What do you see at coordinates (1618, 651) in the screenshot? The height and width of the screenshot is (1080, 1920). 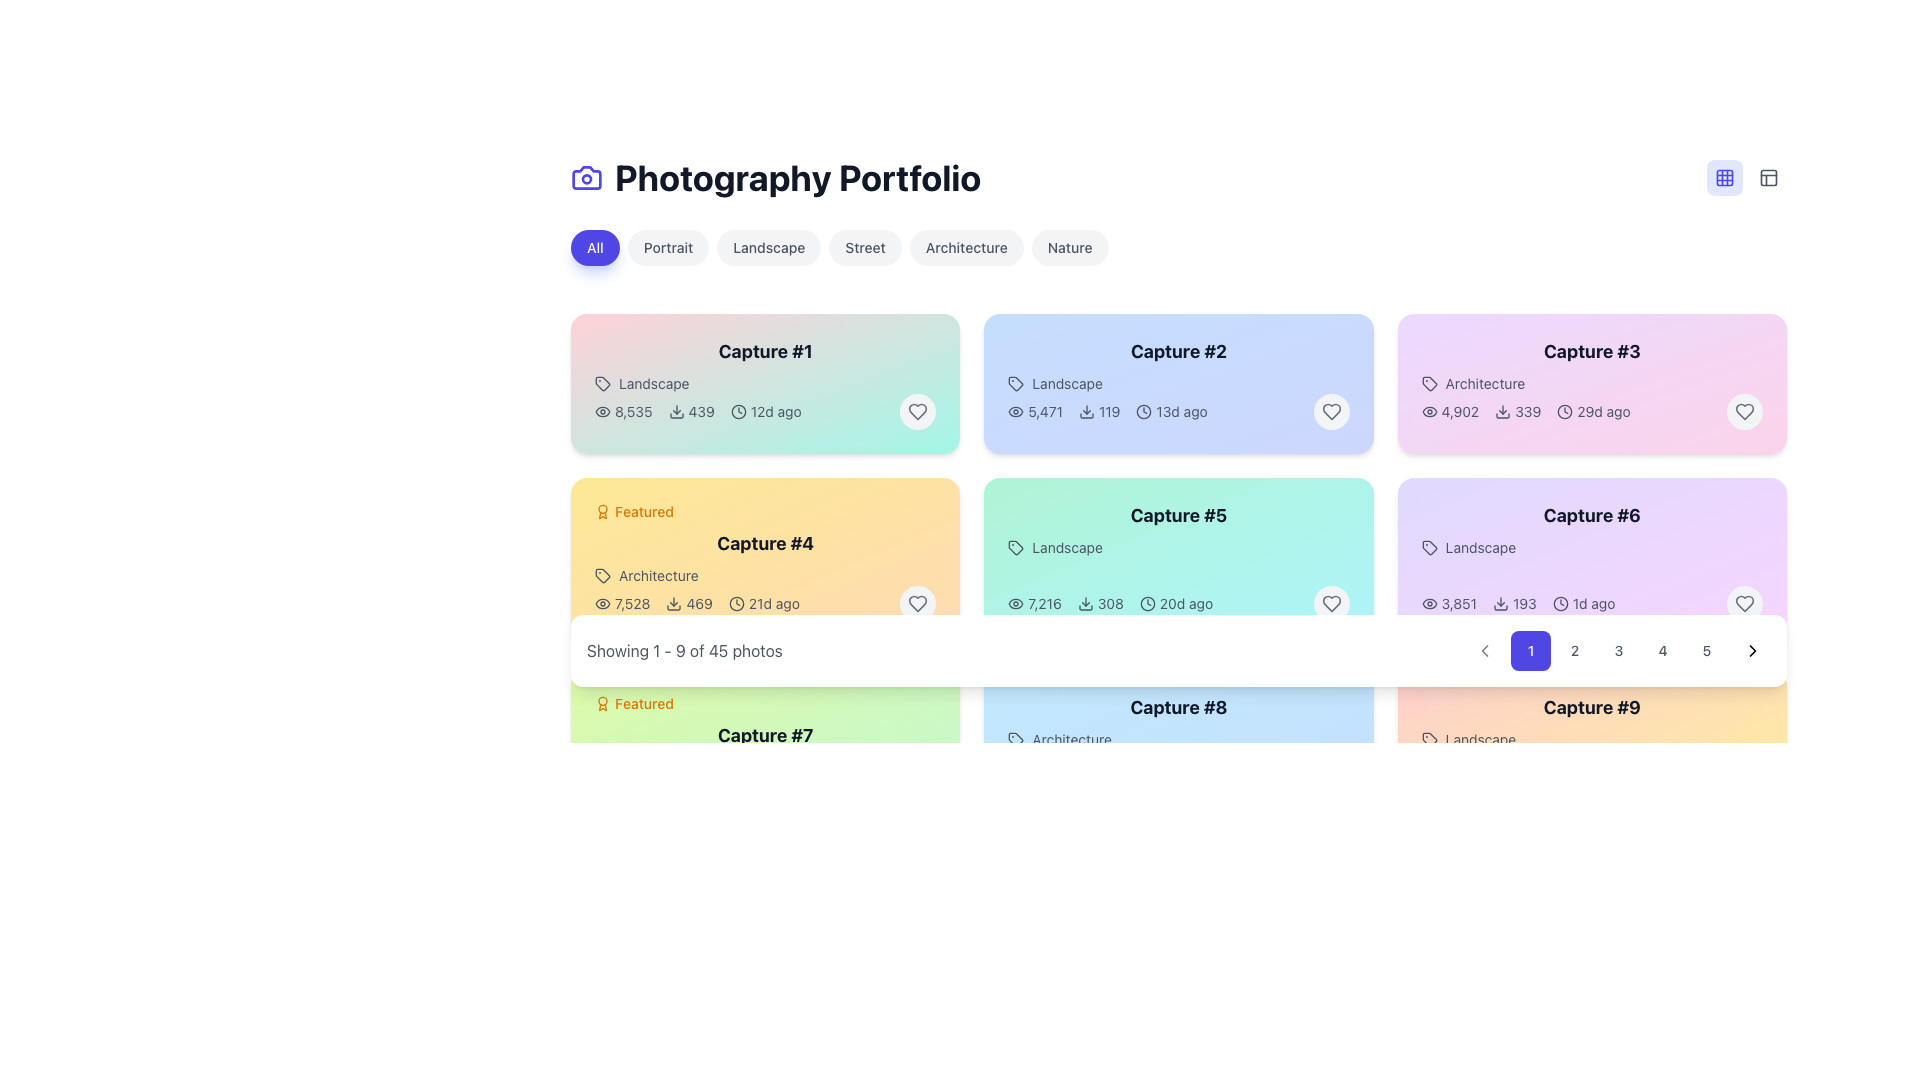 I see `the circular button with a white background displaying the numeral '3'` at bounding box center [1618, 651].